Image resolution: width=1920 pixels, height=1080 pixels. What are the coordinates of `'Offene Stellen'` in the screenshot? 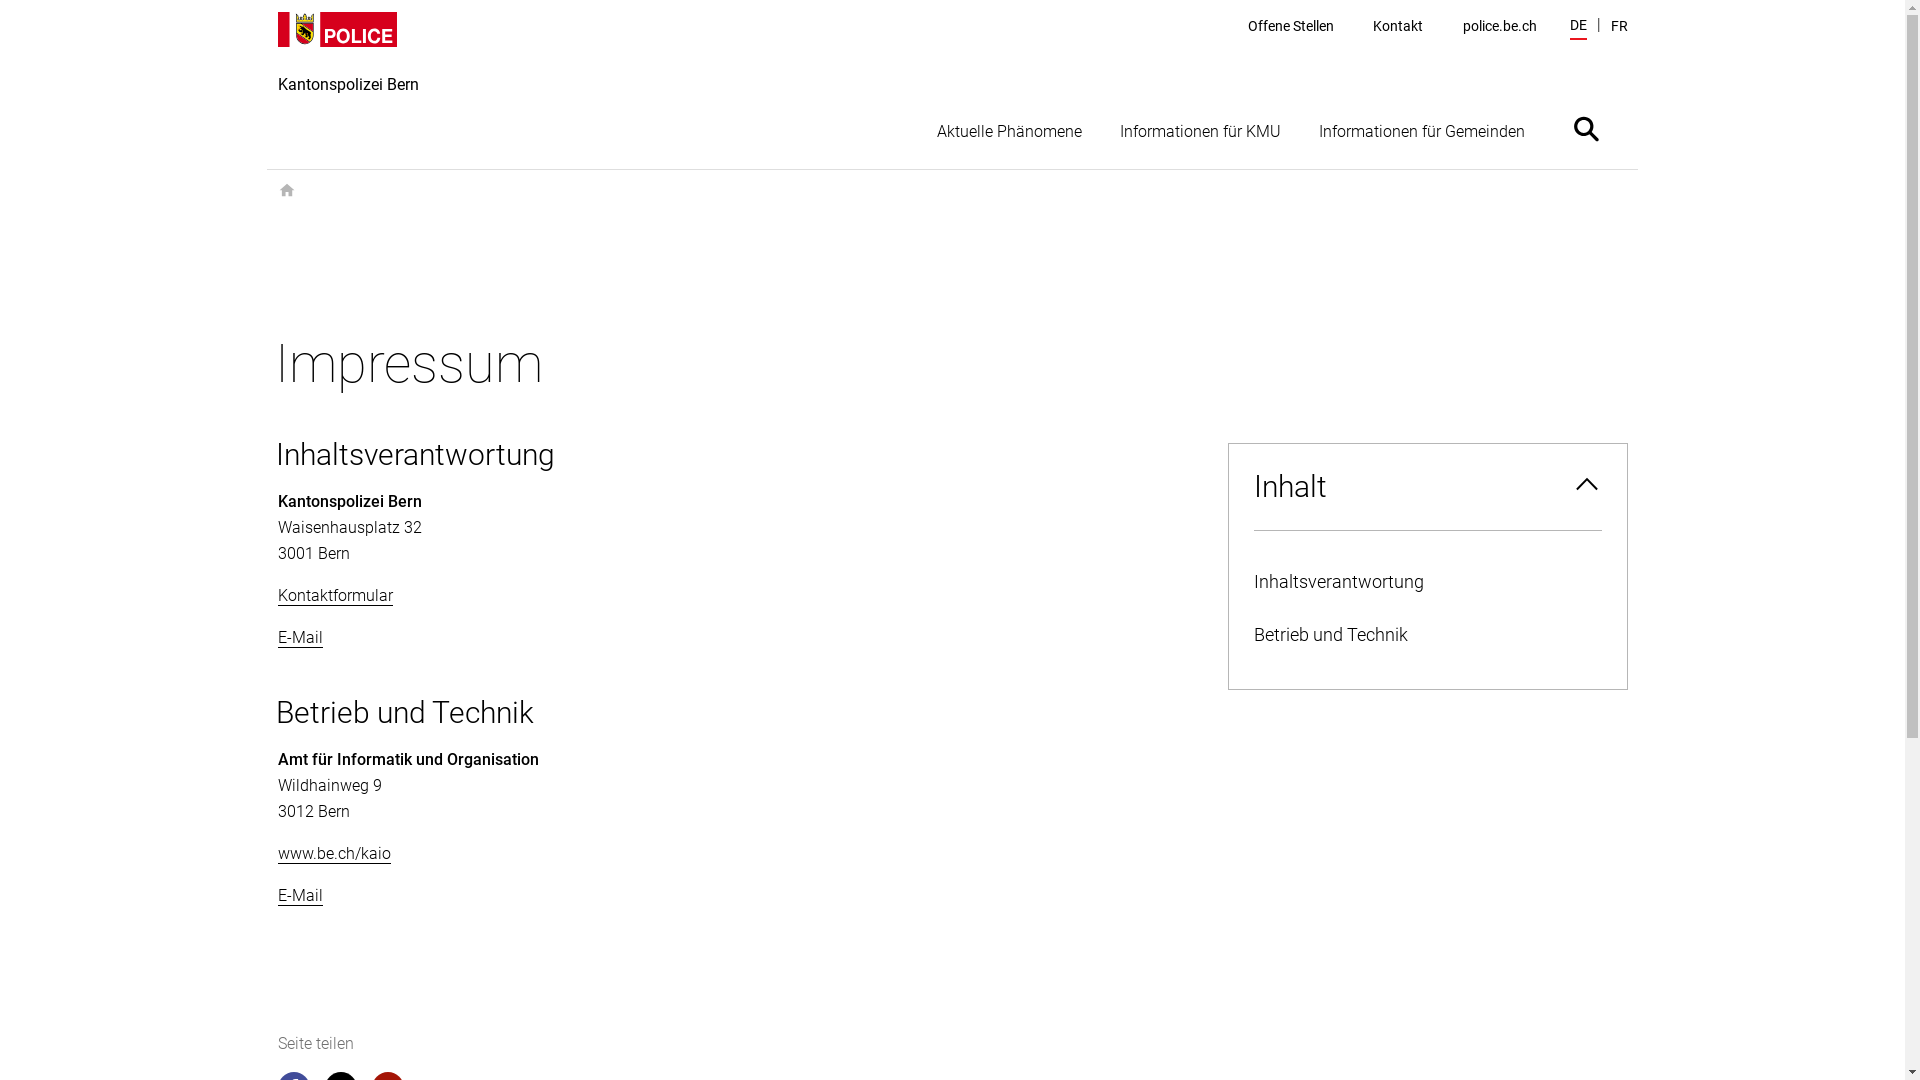 It's located at (1291, 26).